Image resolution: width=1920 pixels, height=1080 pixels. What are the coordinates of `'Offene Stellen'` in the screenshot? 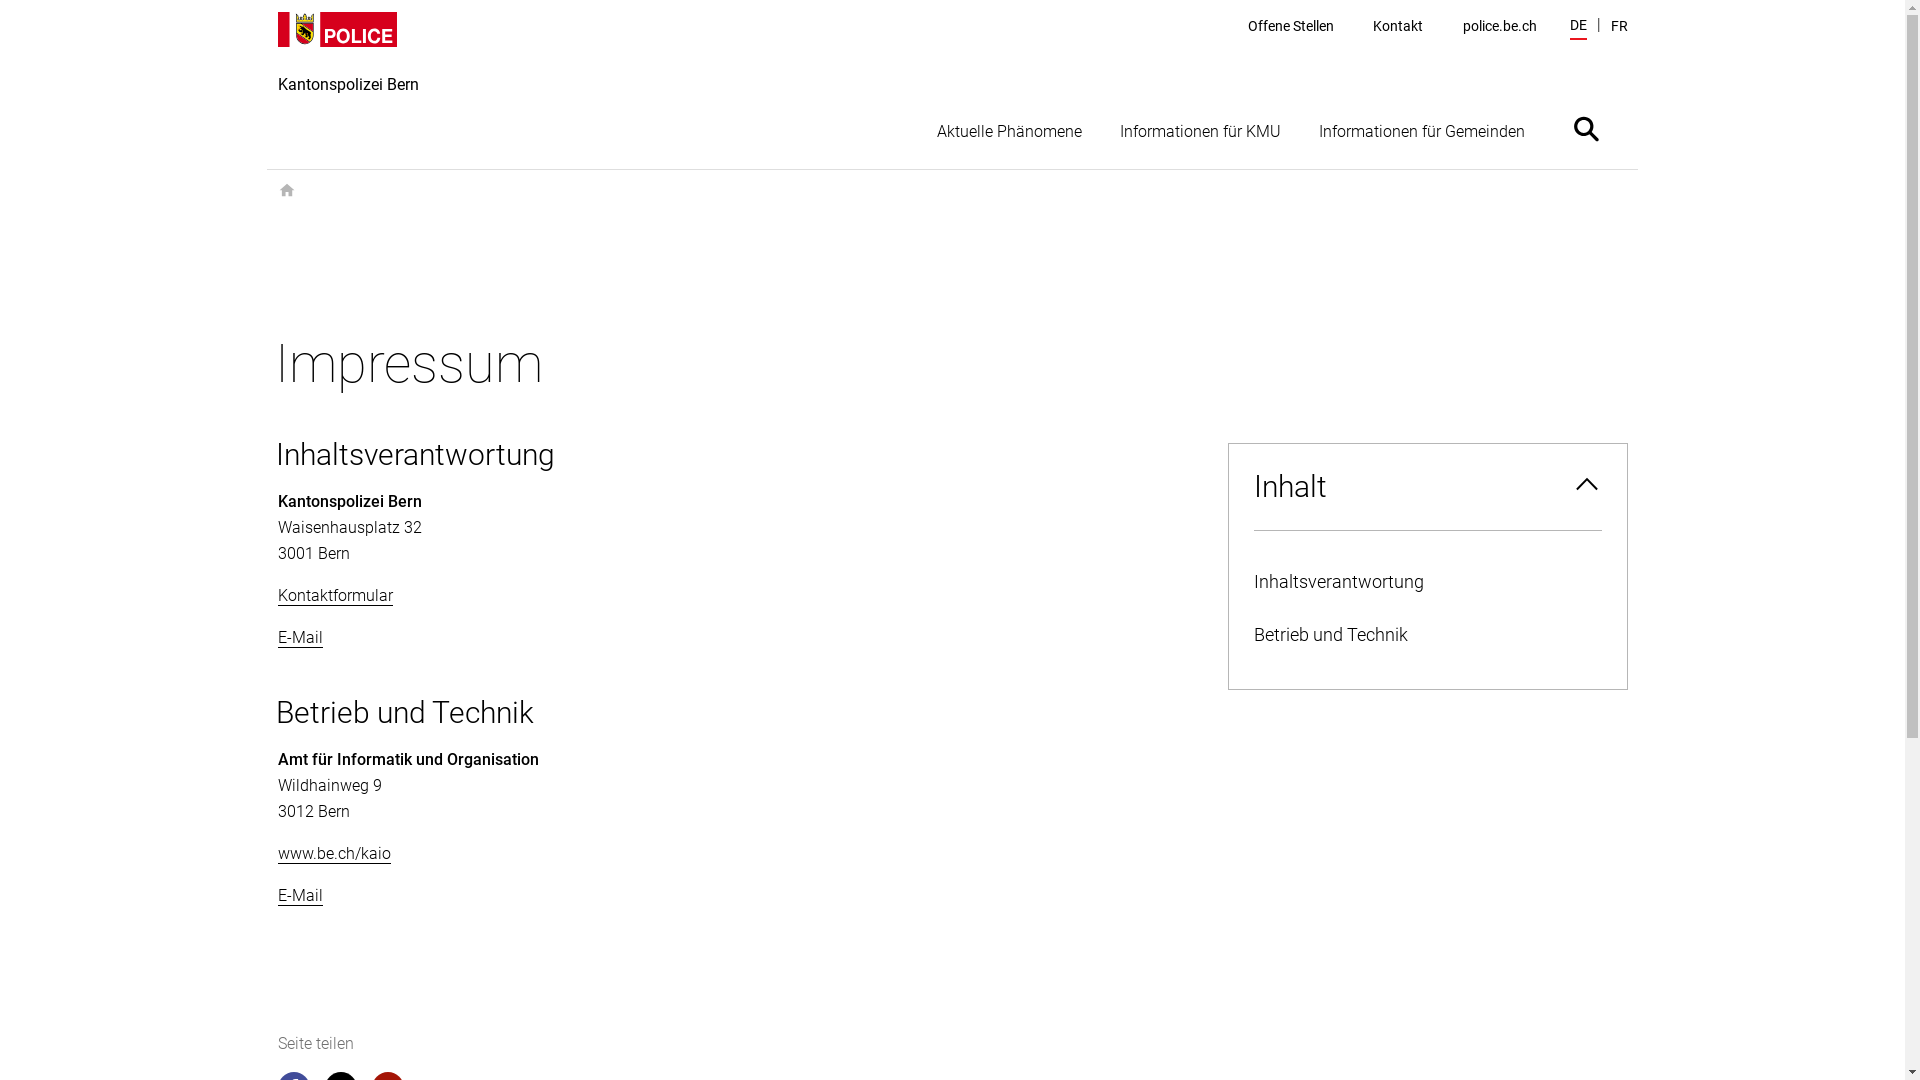 It's located at (1291, 26).